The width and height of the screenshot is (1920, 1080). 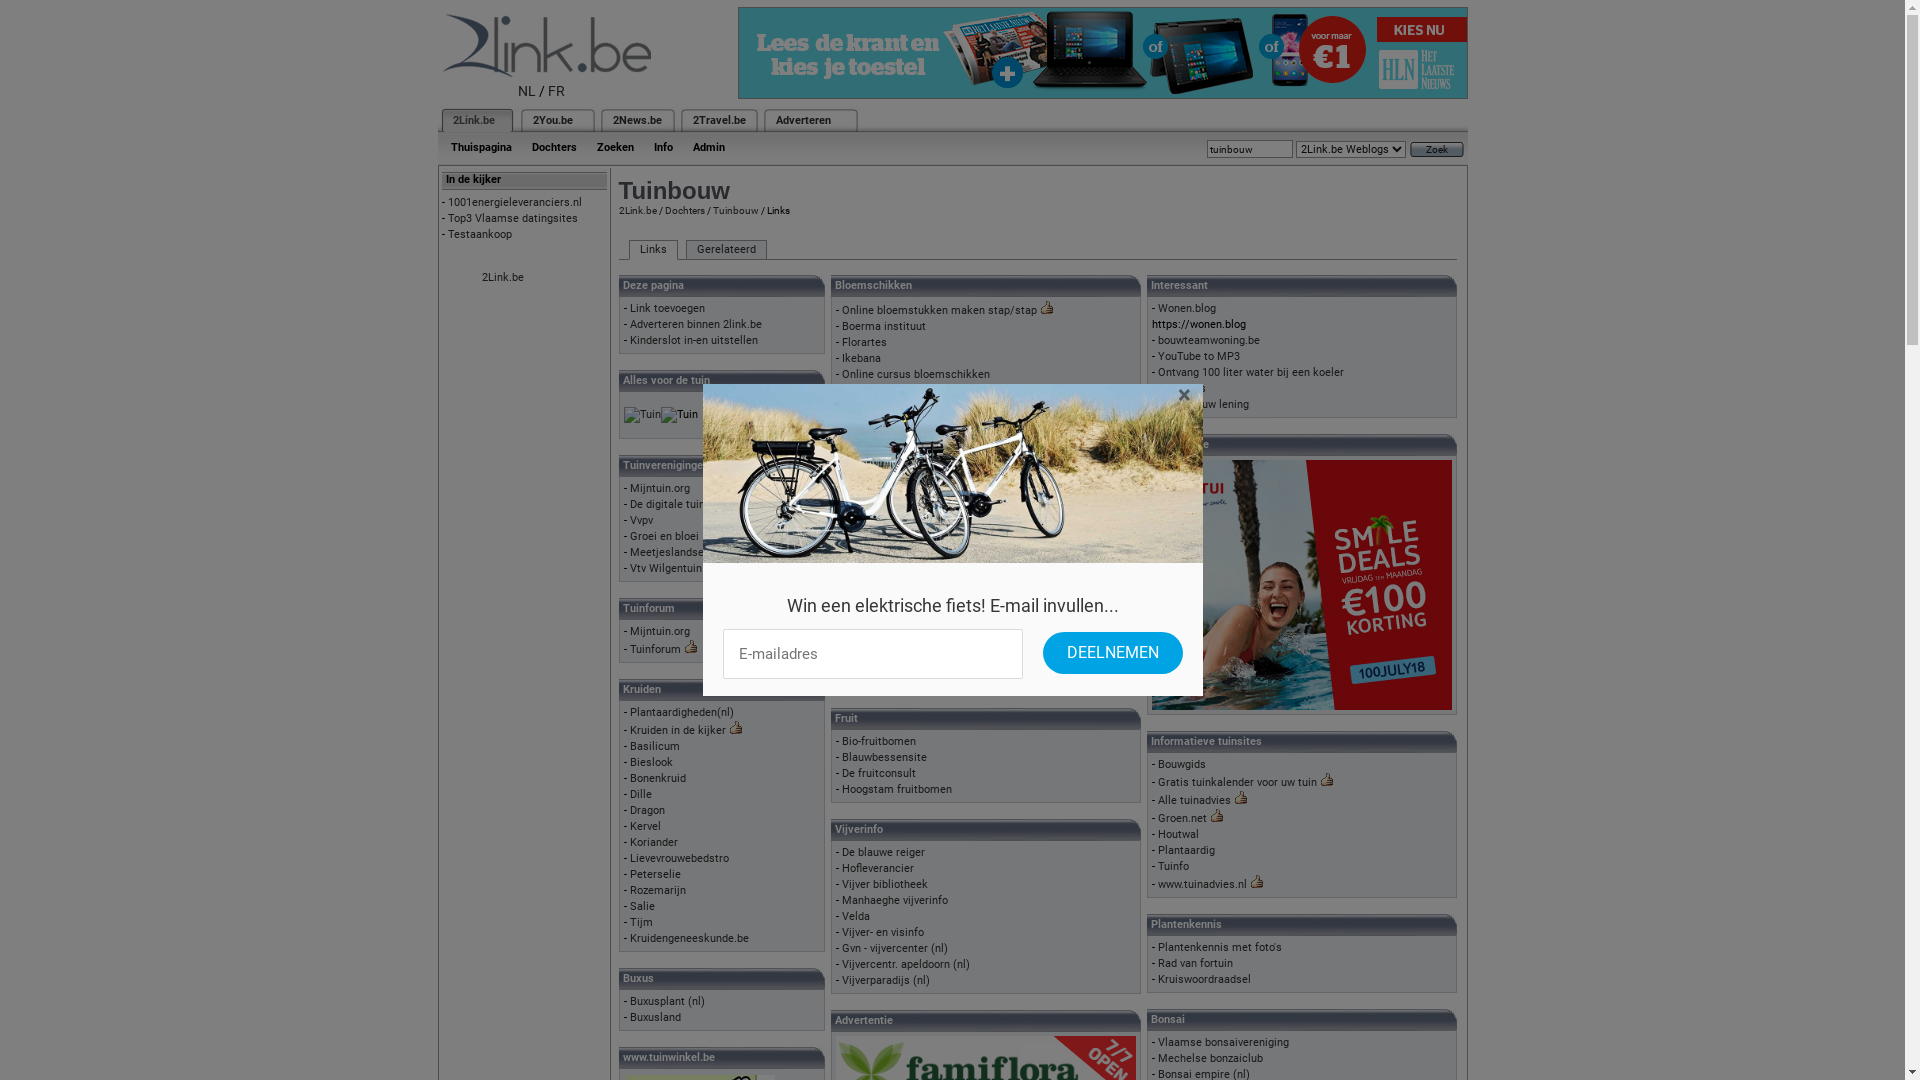 I want to click on 'Lievevrouwebedstro', so click(x=679, y=857).